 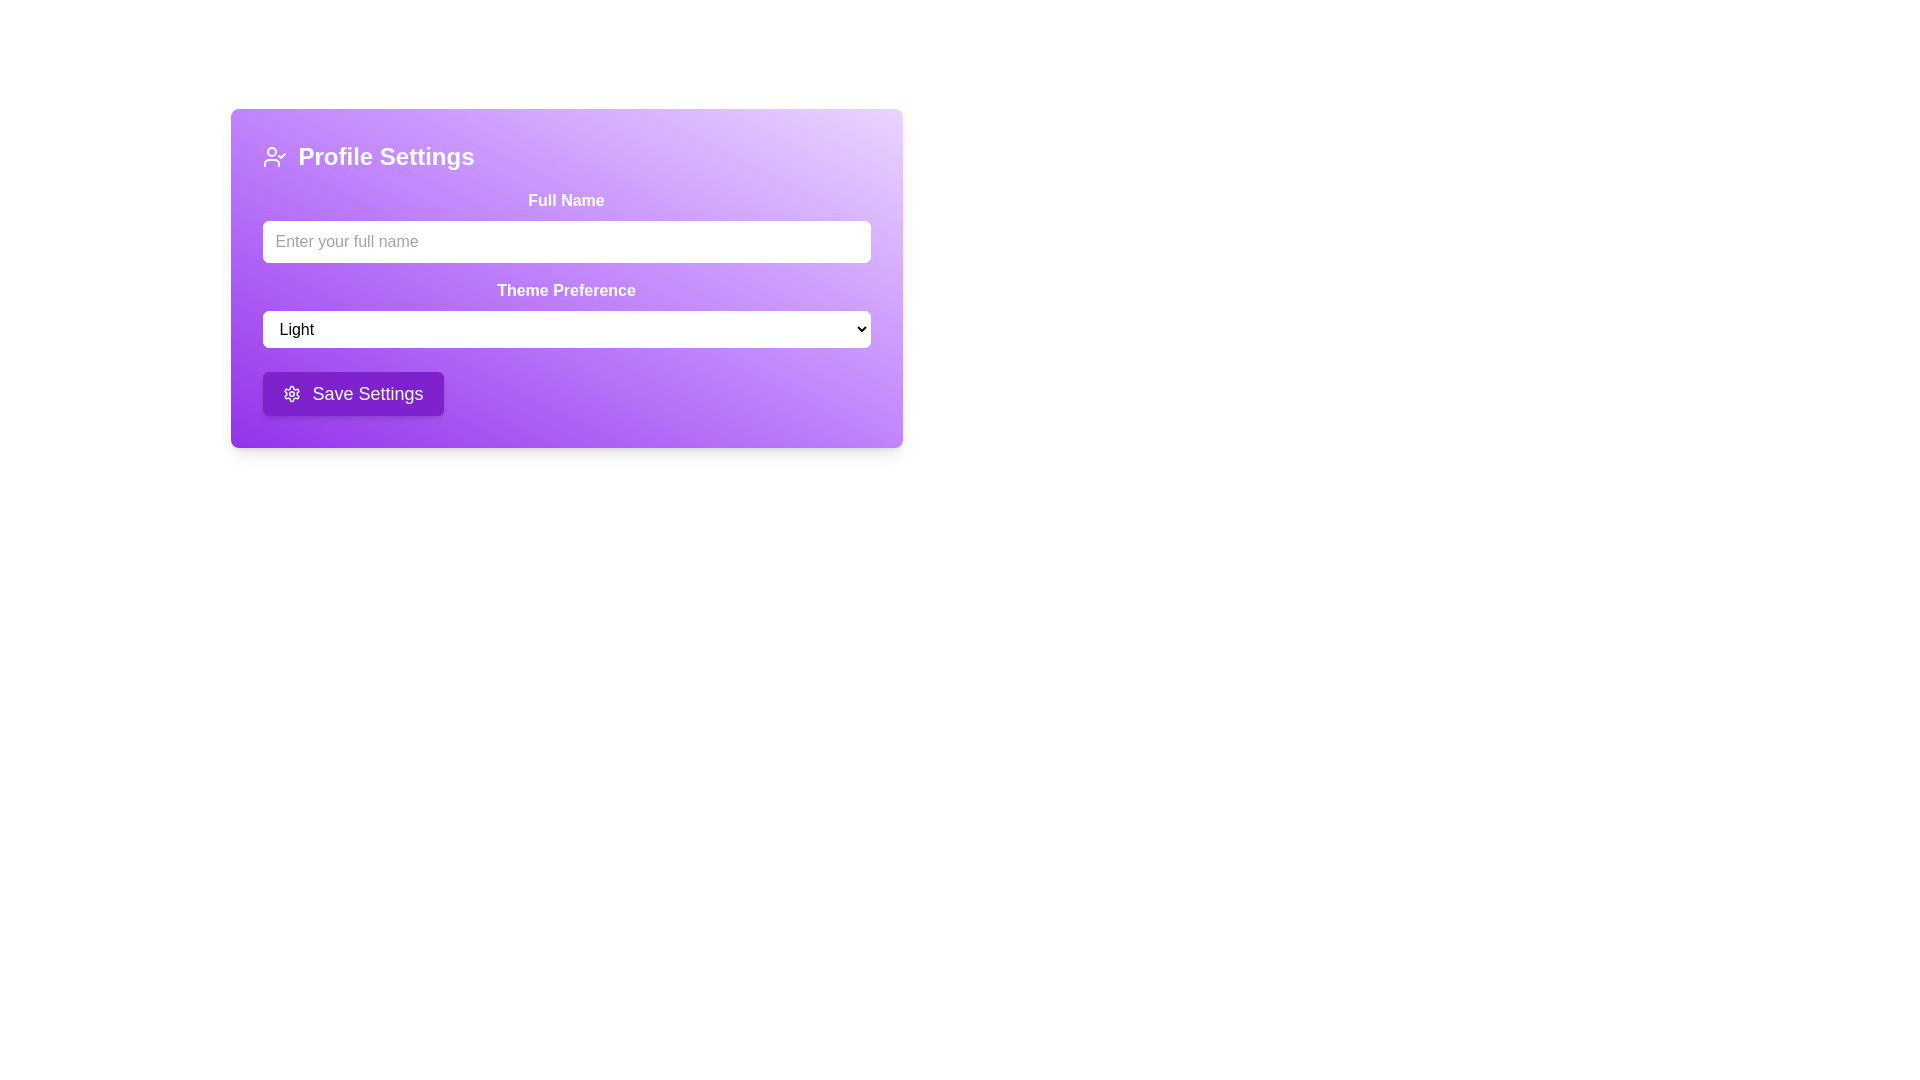 What do you see at coordinates (386, 156) in the screenshot?
I see `the 'Profile Settings' text label, which is a large, bold label with white font on a violet gradient background, located in the header section of the panel` at bounding box center [386, 156].